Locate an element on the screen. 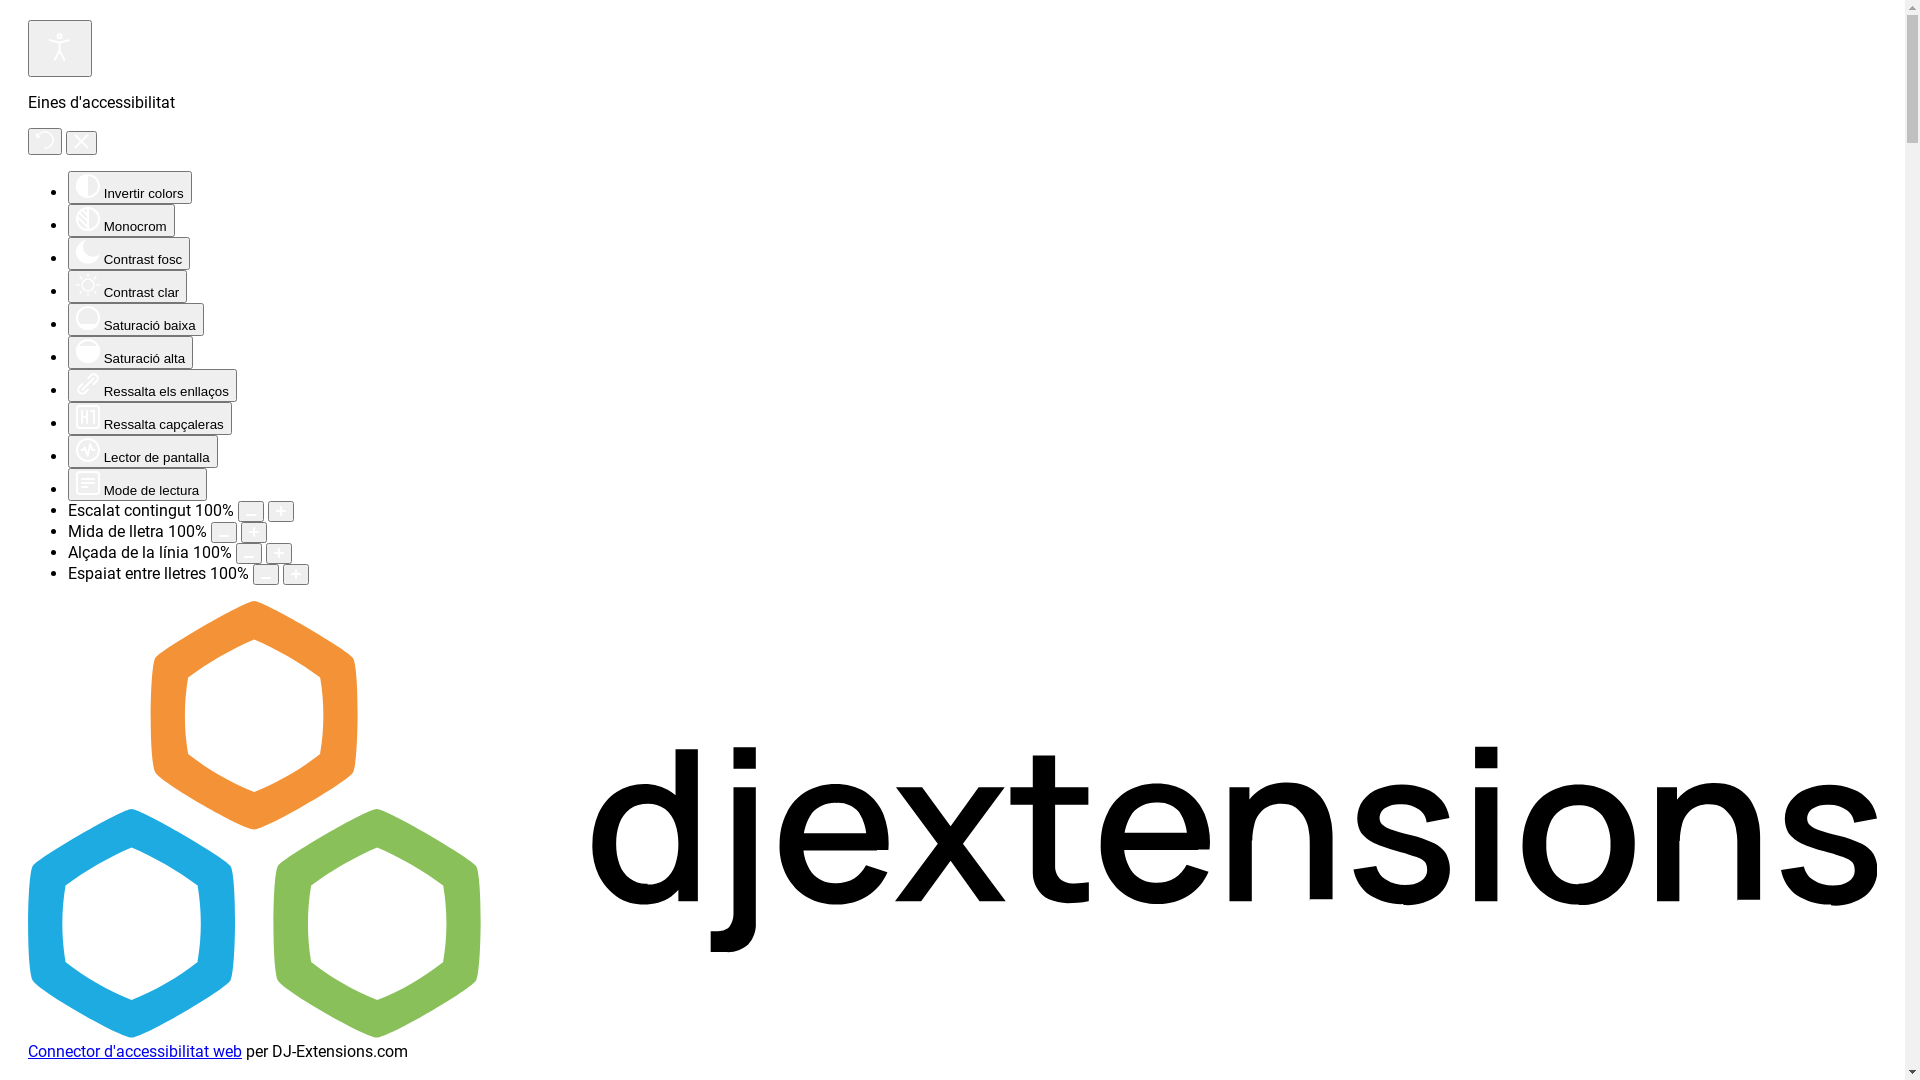  'Augmenta la mida del contingut' is located at coordinates (267, 510).